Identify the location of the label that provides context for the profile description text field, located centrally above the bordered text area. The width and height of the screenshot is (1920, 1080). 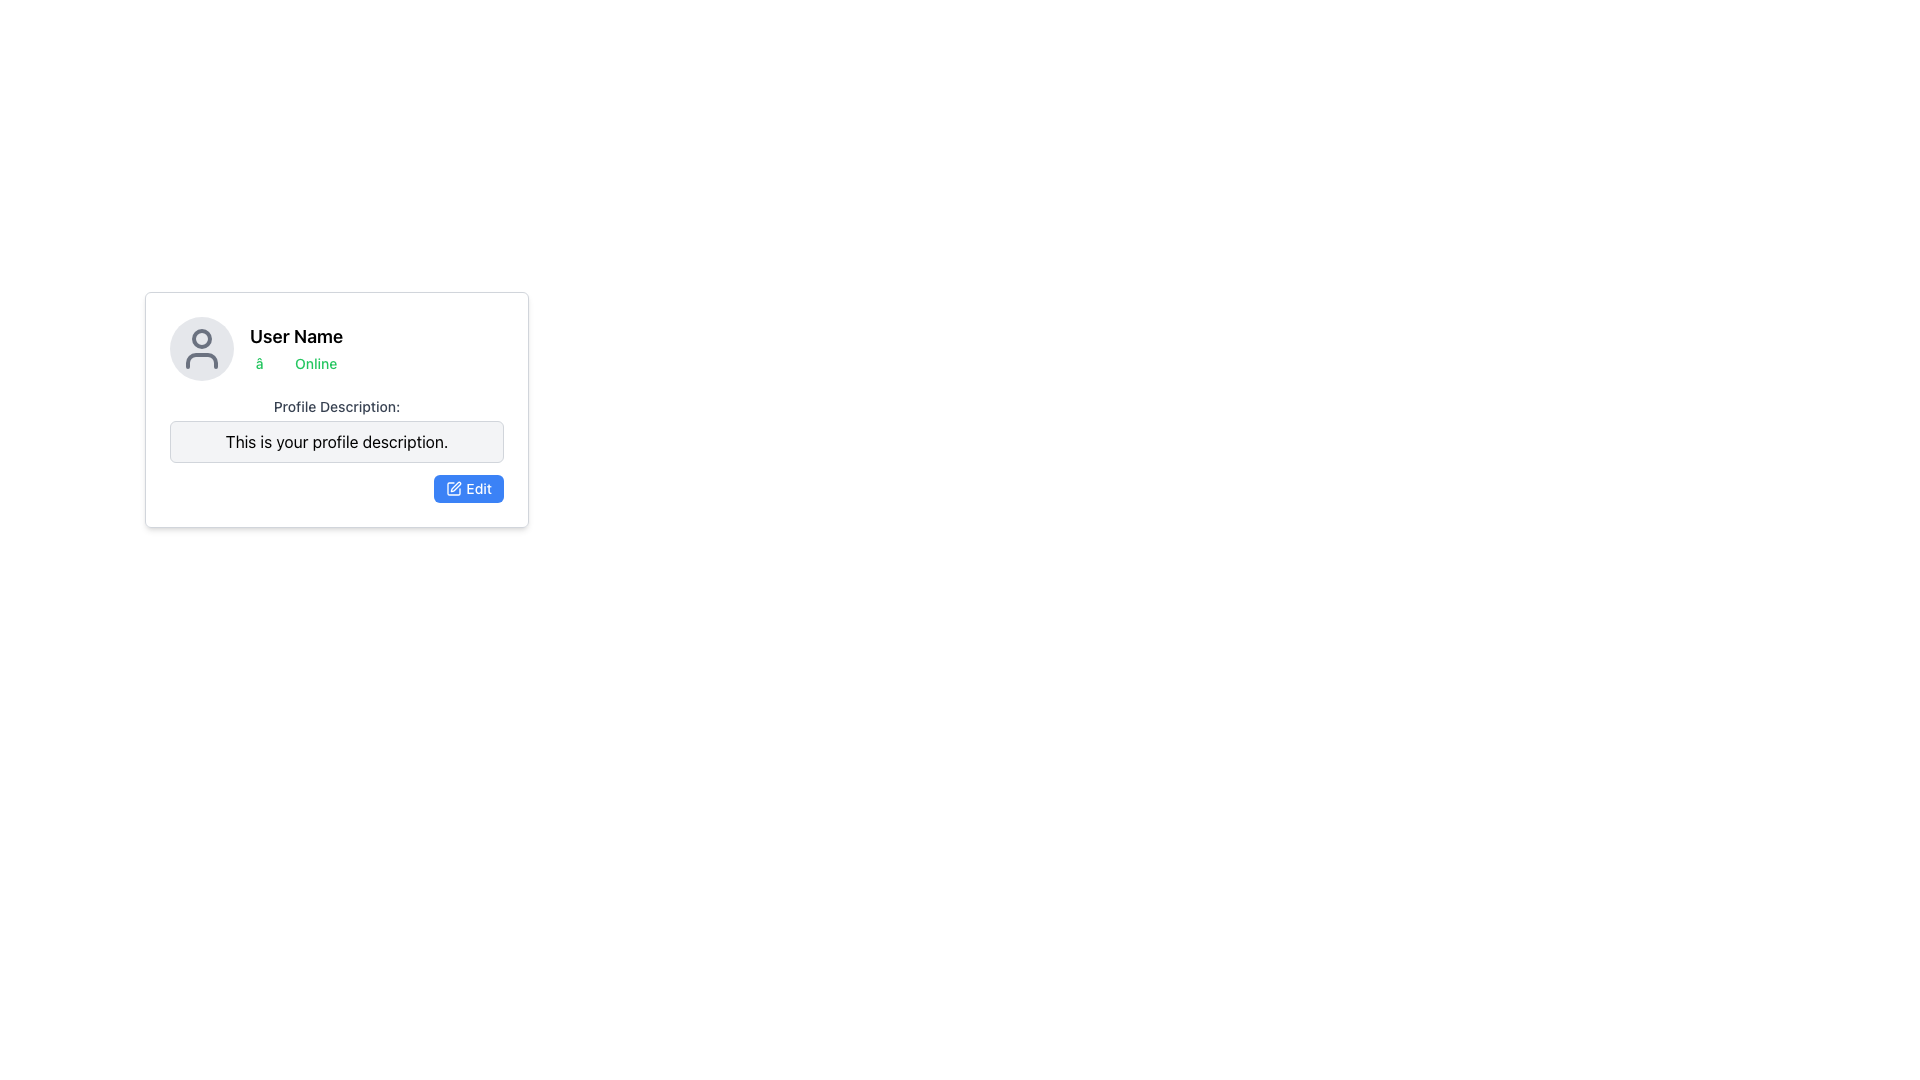
(336, 406).